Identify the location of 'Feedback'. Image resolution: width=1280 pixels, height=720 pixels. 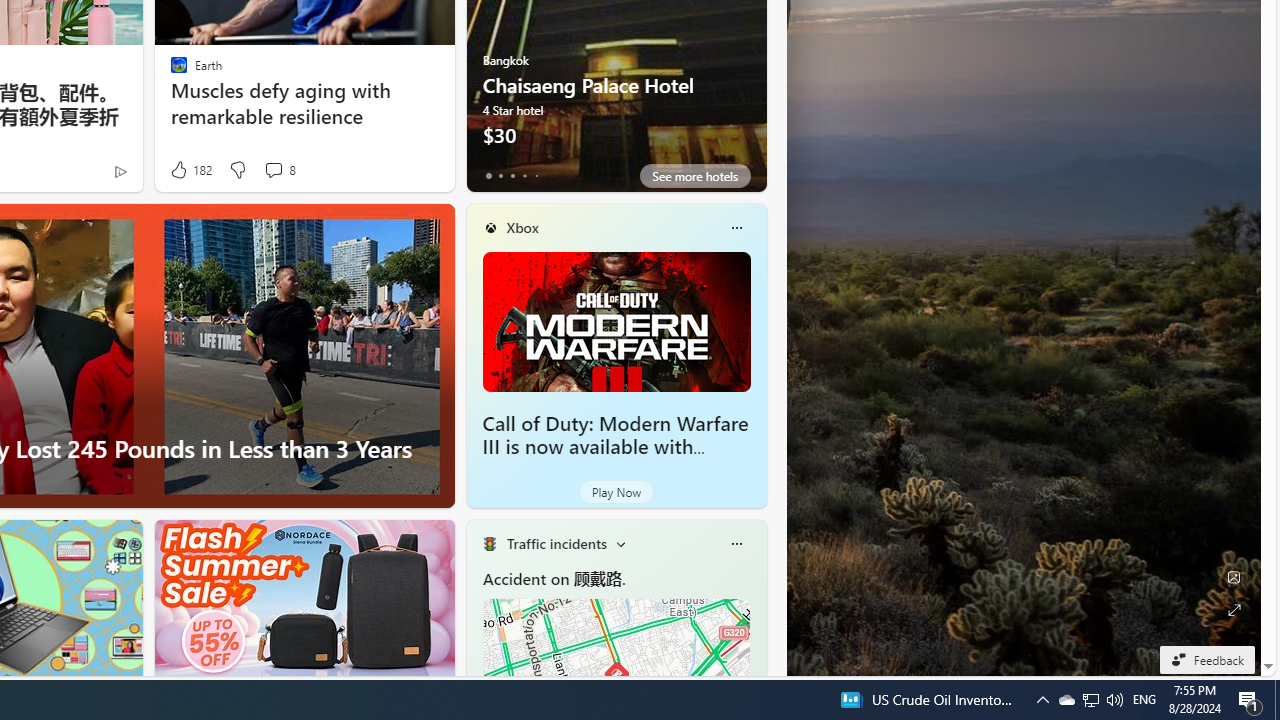
(1205, 659).